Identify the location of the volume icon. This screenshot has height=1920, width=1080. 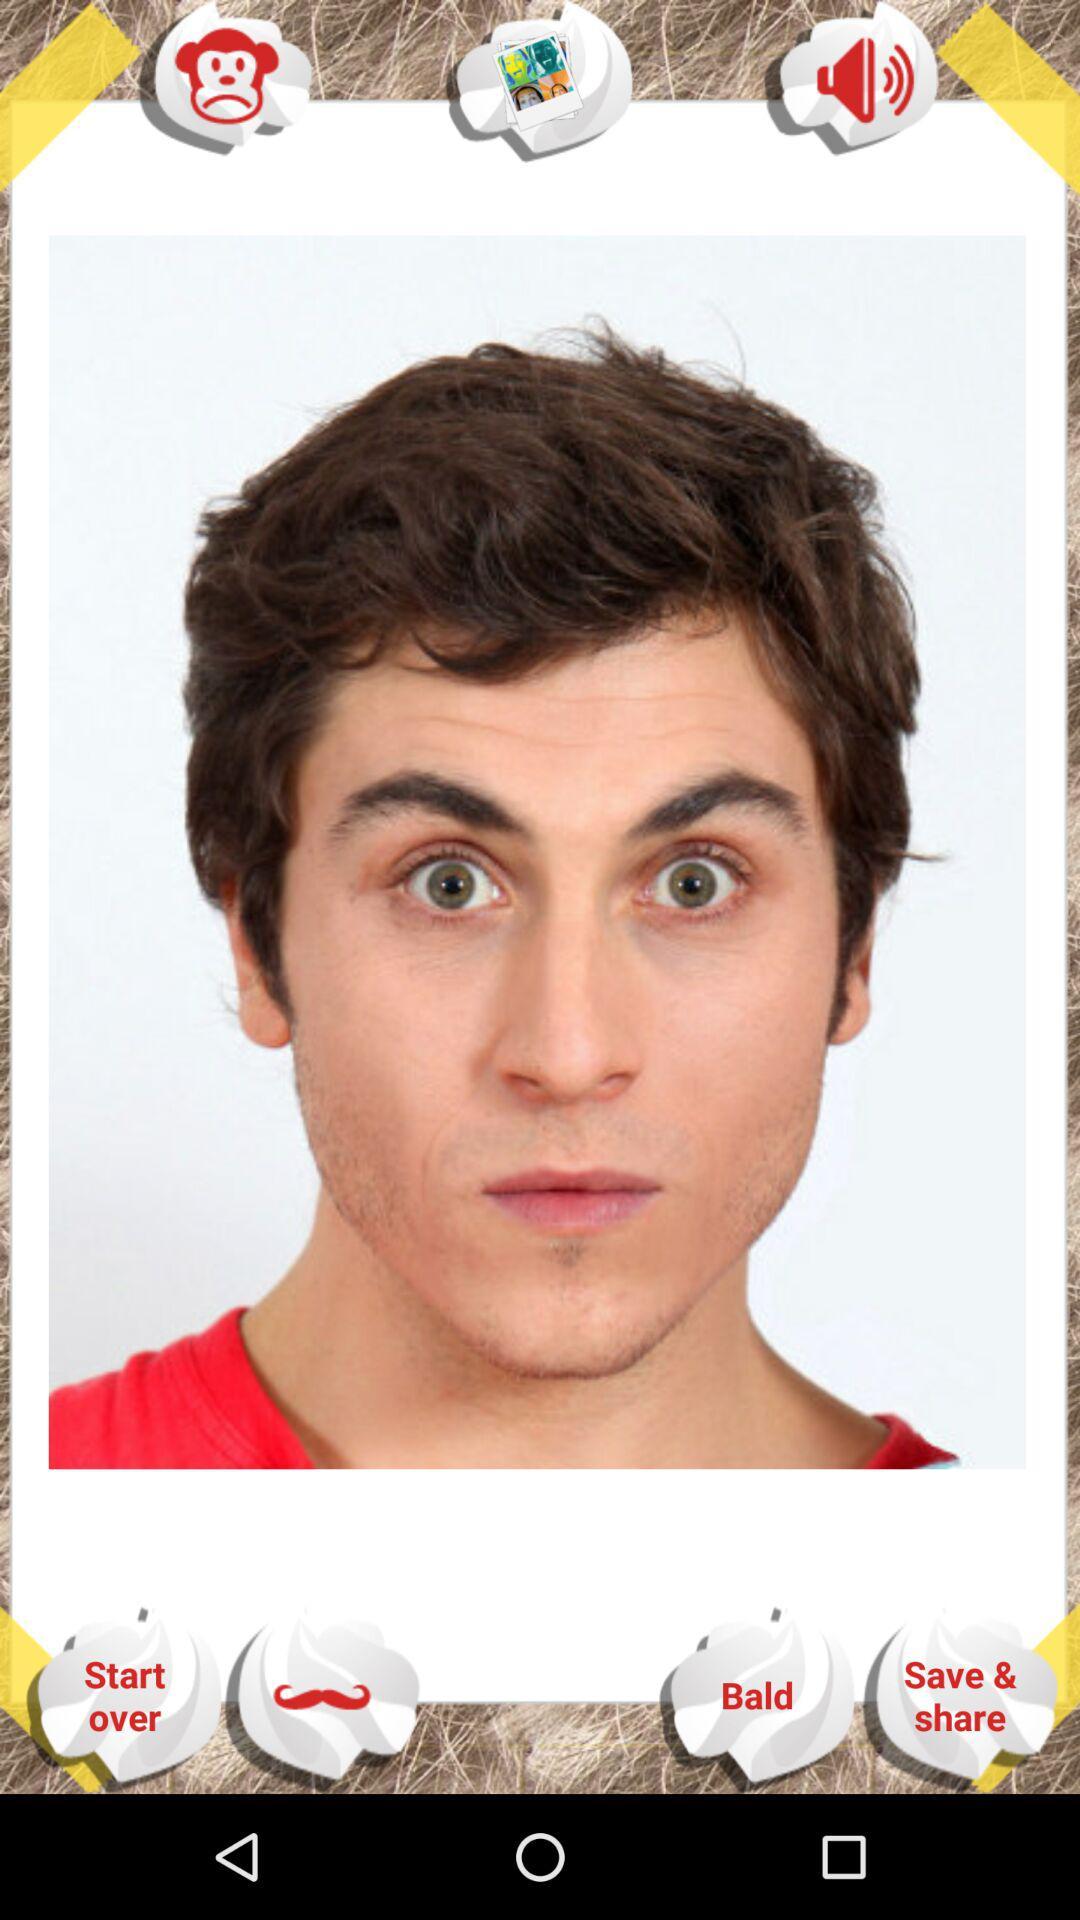
(852, 80).